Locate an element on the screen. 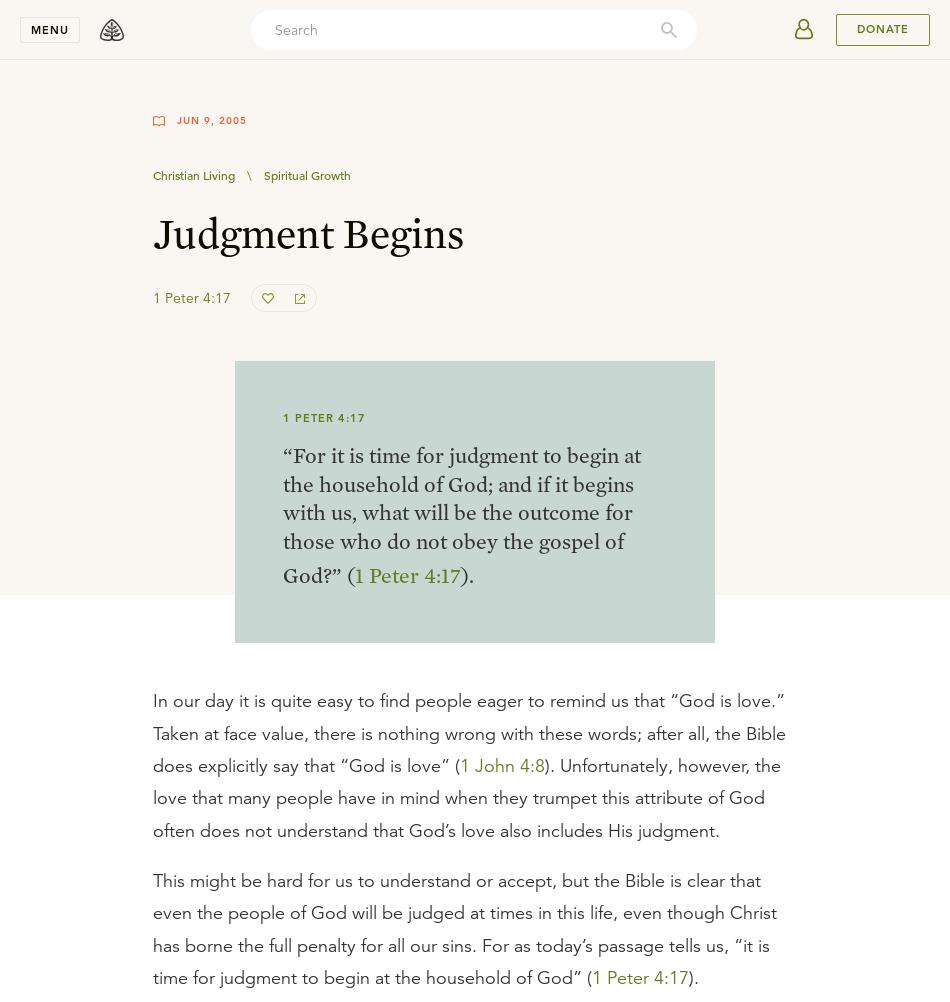 The height and width of the screenshot is (1002, 950). '). Unfortunately, however, the love that many people have in mind when they trumpet this attribute of God often does not understand that God’s love also includes His judgment.' is located at coordinates (466, 796).